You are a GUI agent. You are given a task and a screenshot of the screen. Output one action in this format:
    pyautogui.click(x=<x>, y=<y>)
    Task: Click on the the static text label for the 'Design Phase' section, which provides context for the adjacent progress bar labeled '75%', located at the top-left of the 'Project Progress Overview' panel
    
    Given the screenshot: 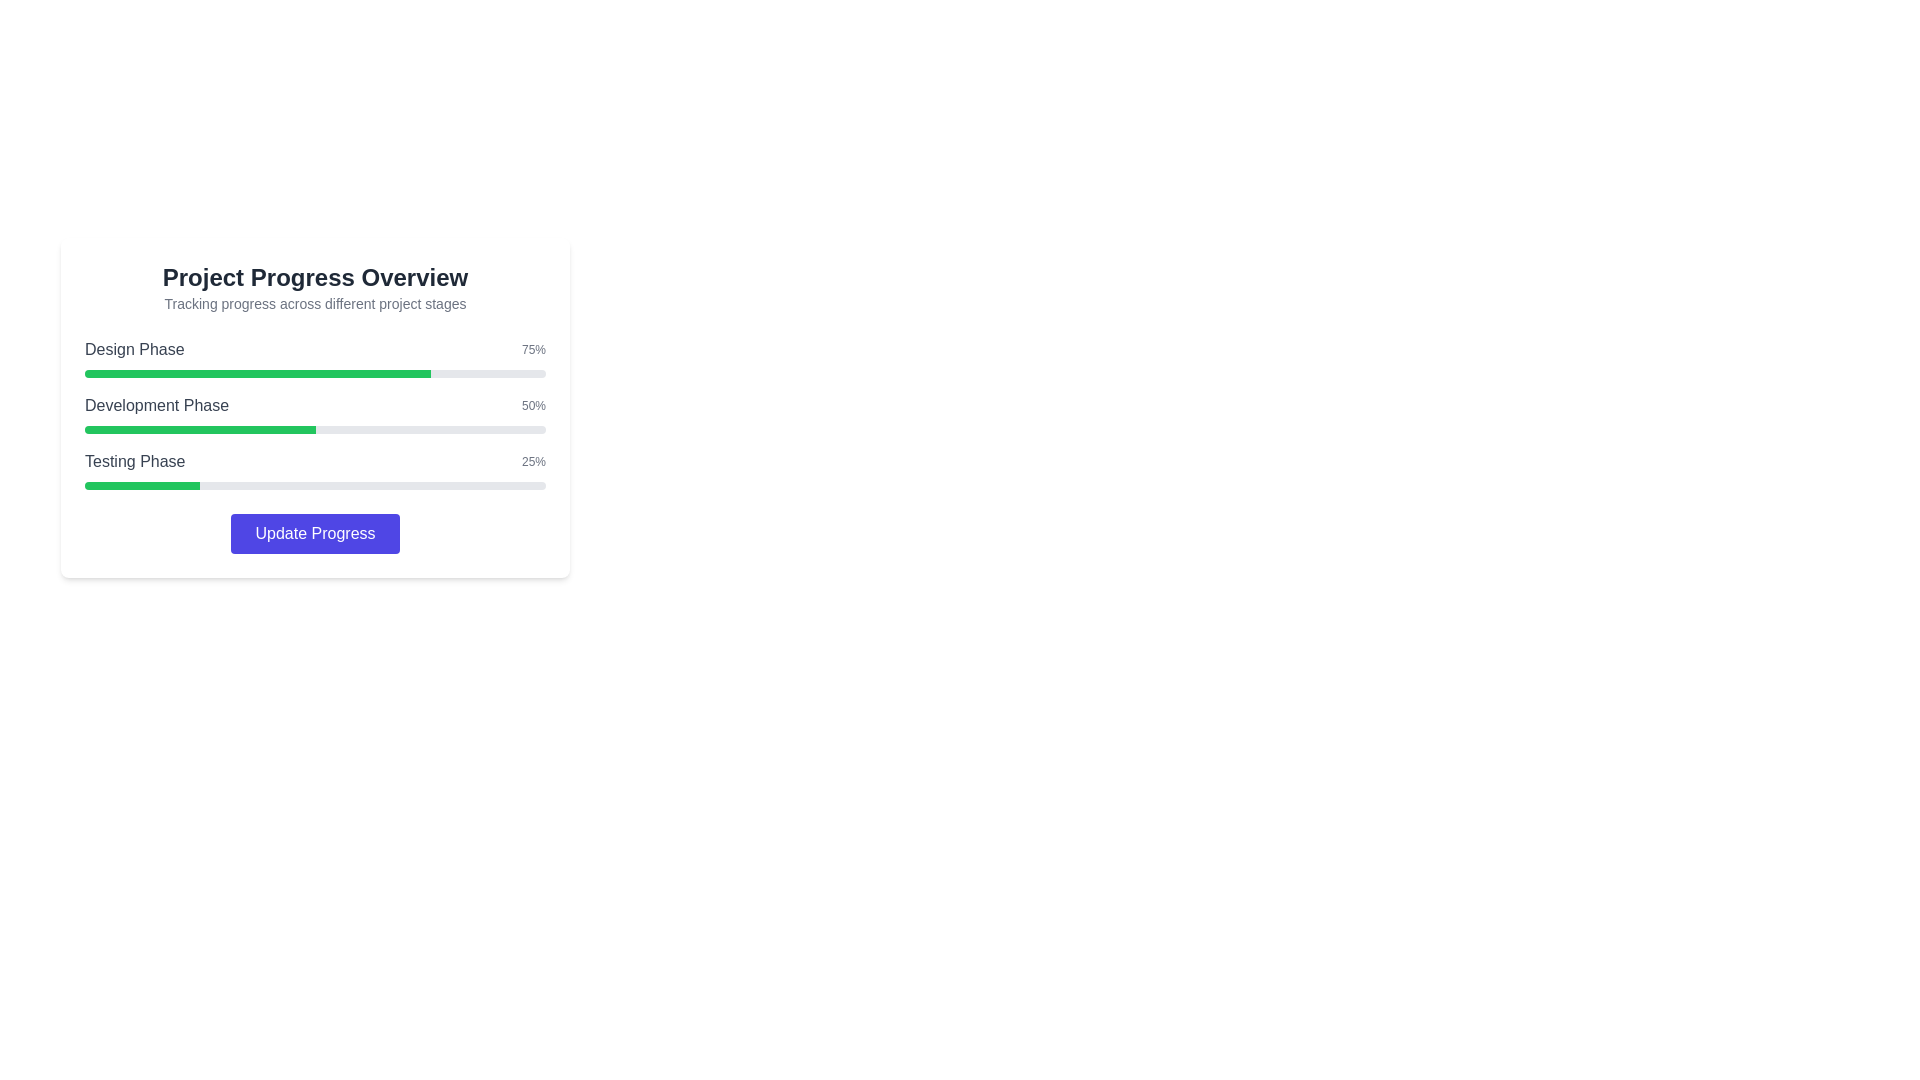 What is the action you would take?
    pyautogui.click(x=133, y=349)
    